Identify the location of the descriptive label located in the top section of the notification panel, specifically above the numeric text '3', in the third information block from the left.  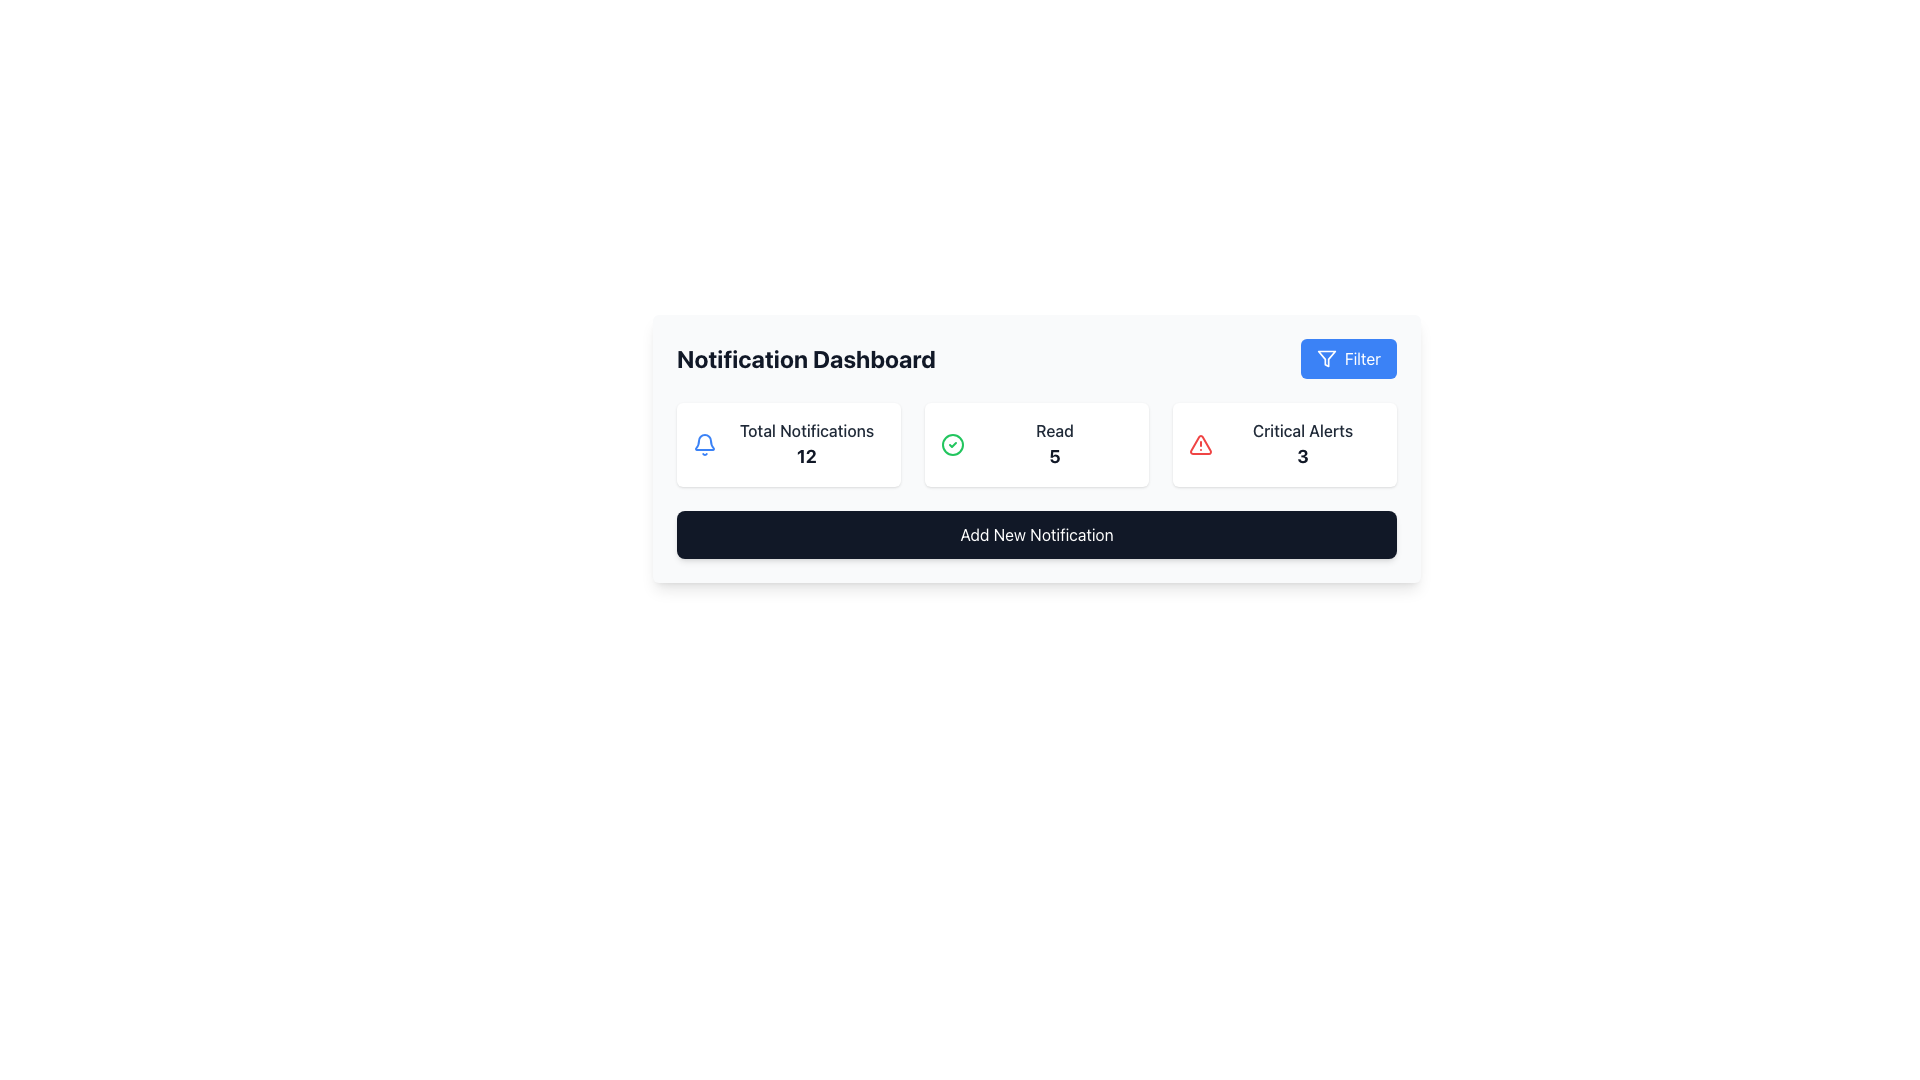
(1302, 430).